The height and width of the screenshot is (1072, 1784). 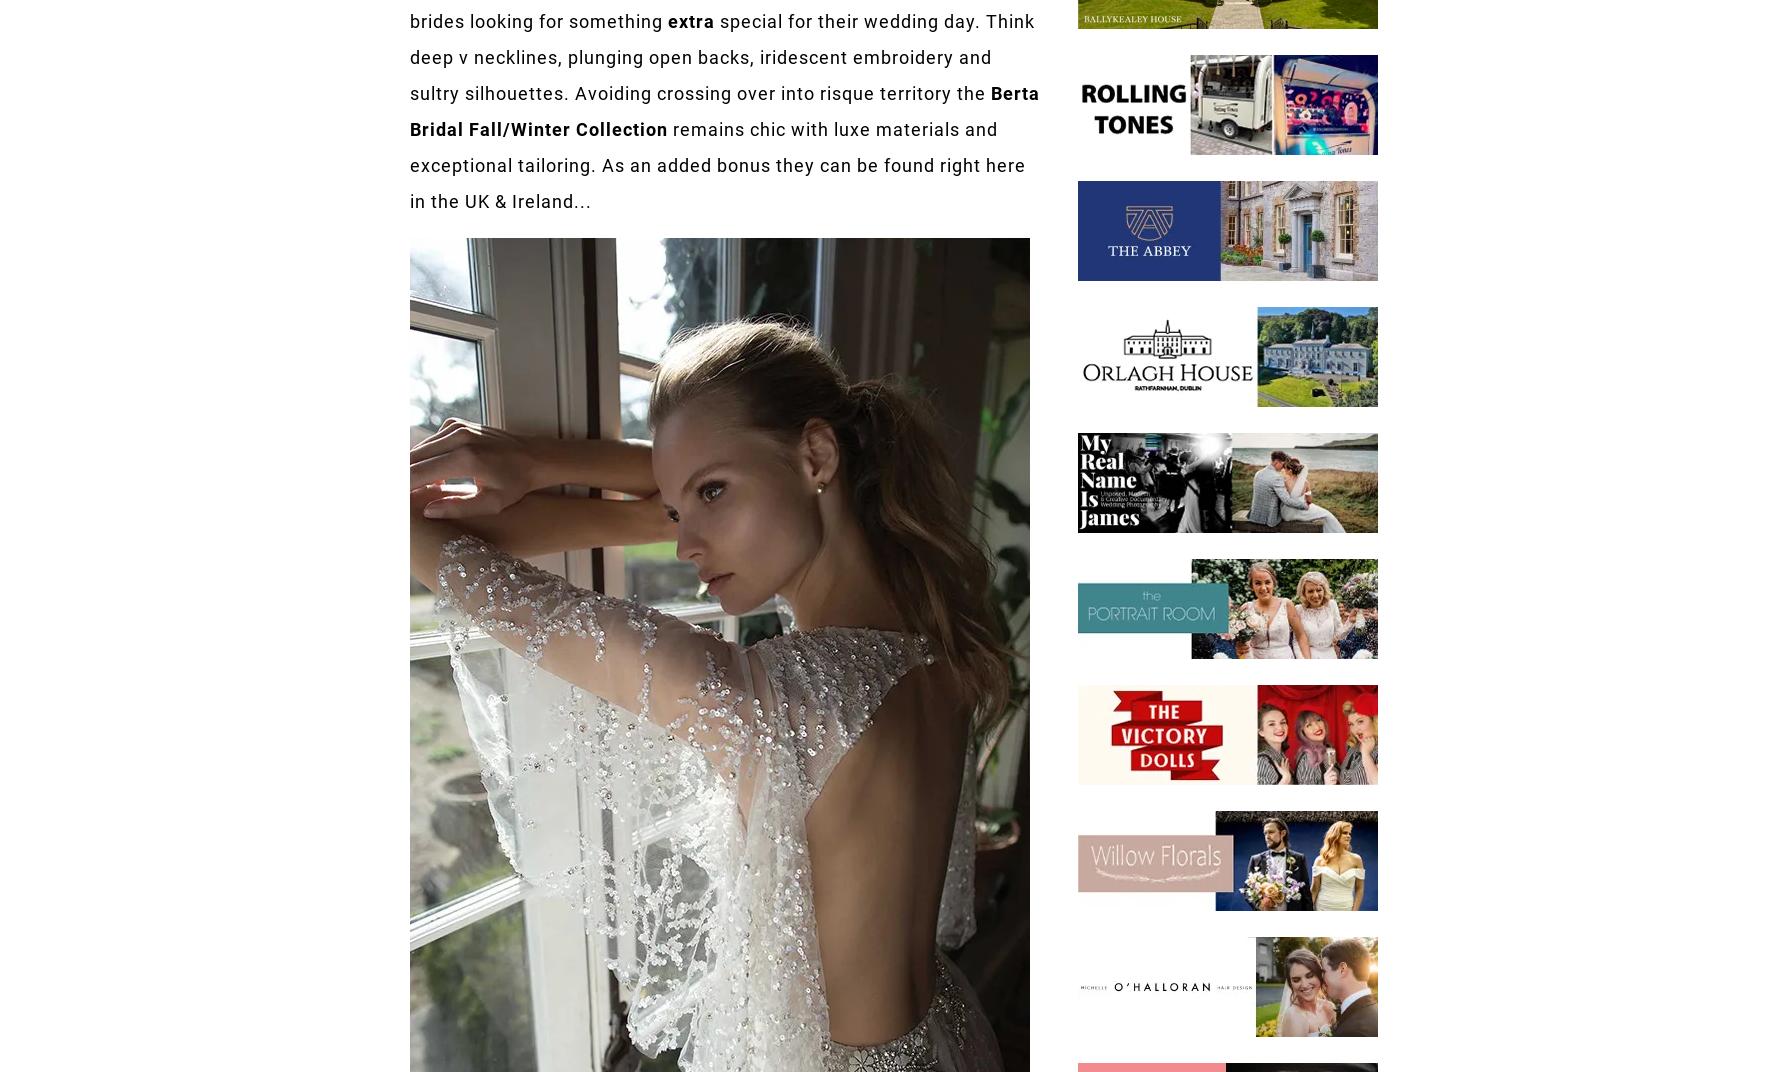 What do you see at coordinates (507, 926) in the screenshot?
I see `'Submit a Wedding'` at bounding box center [507, 926].